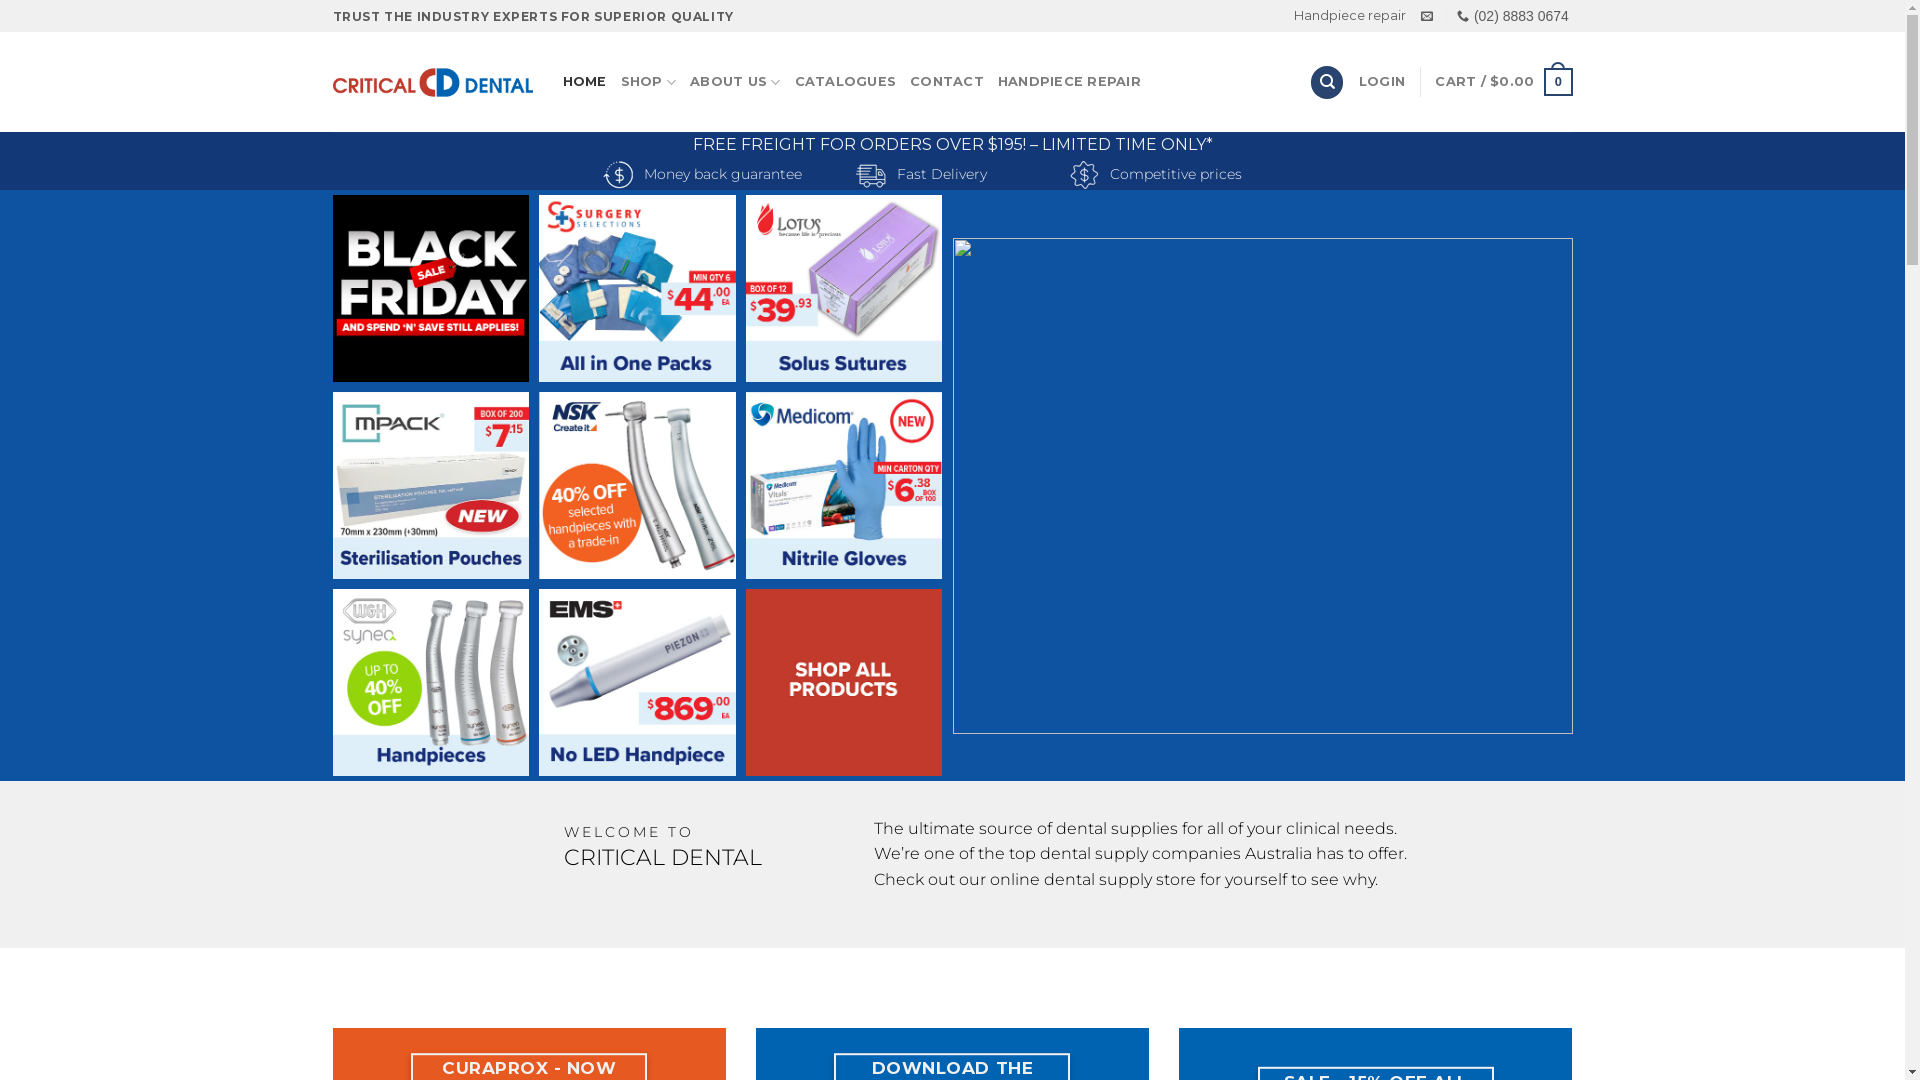 The height and width of the screenshot is (1080, 1920). Describe the element at coordinates (1425, 16) in the screenshot. I see `'Send us an email'` at that location.